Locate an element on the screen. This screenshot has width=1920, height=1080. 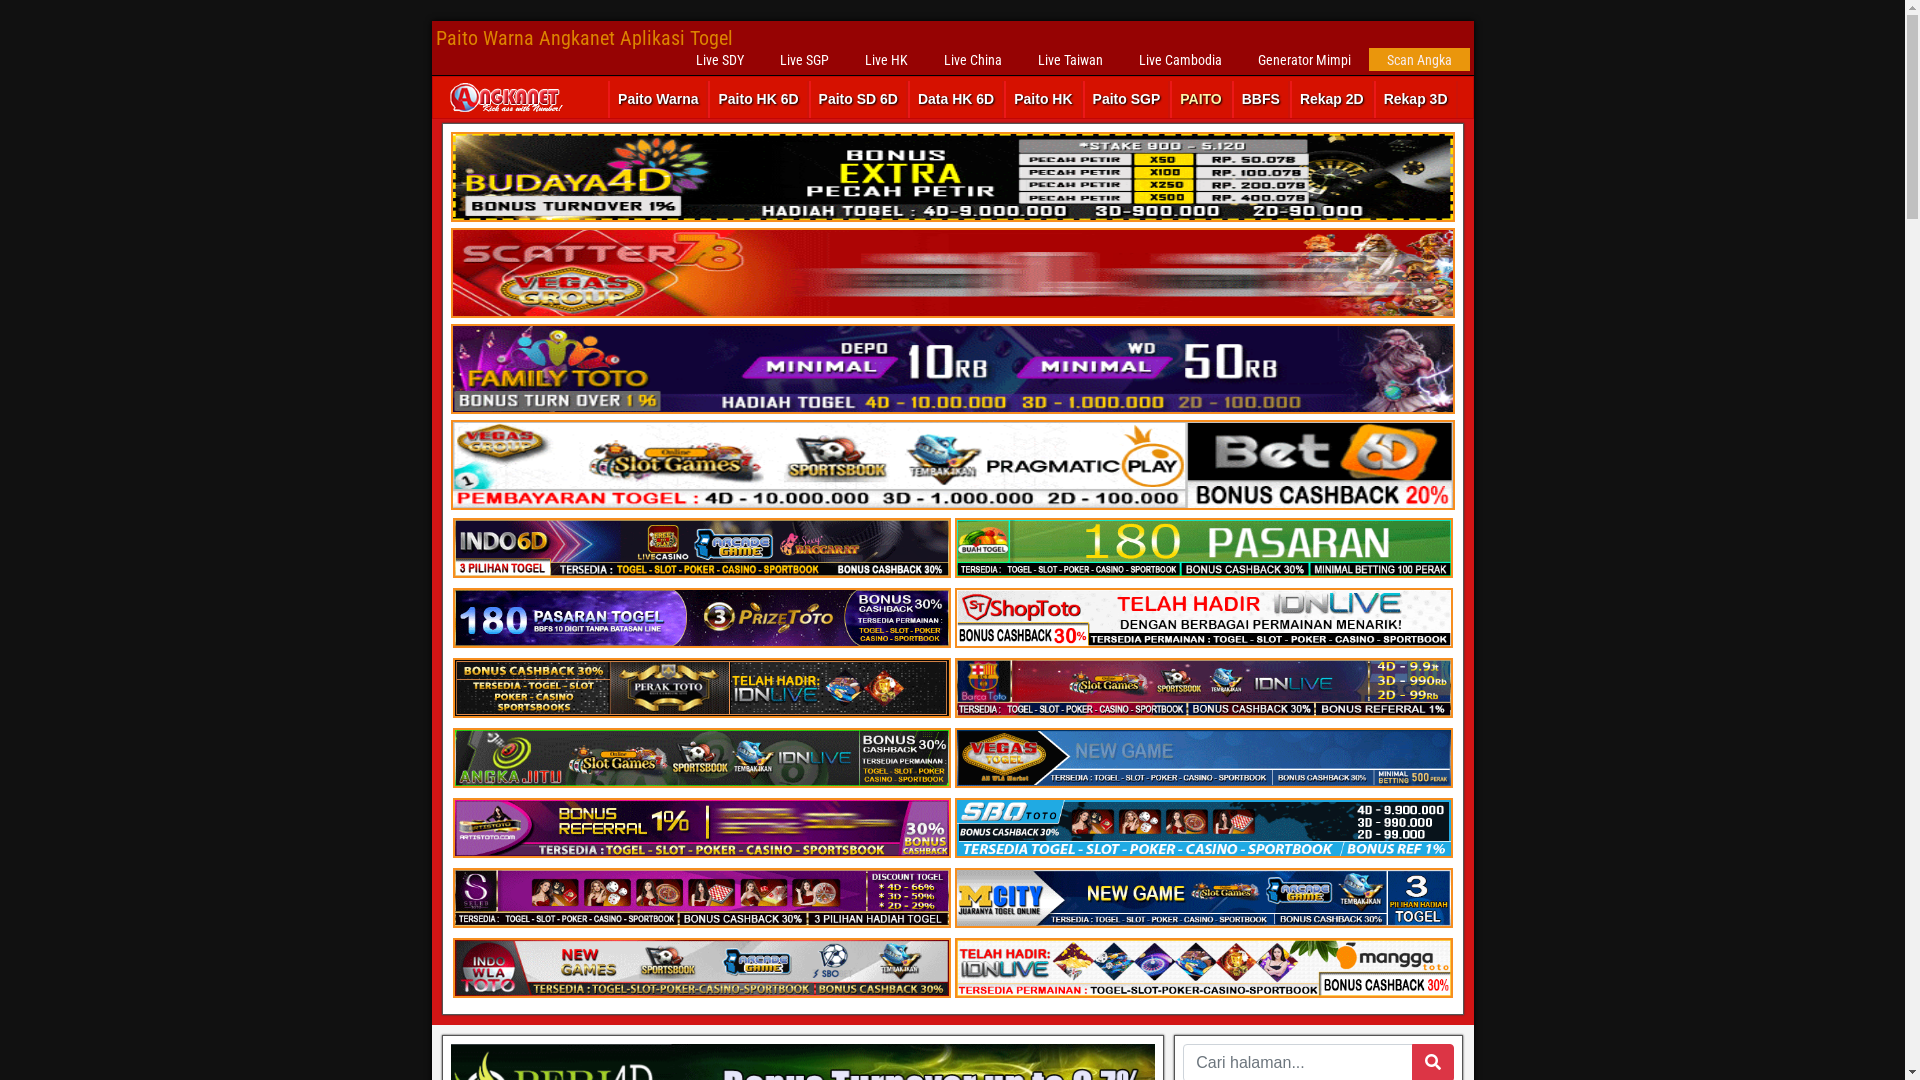
'Bandar Judi Online Terpercaya ANGKAJITUTOTO' is located at coordinates (700, 758).